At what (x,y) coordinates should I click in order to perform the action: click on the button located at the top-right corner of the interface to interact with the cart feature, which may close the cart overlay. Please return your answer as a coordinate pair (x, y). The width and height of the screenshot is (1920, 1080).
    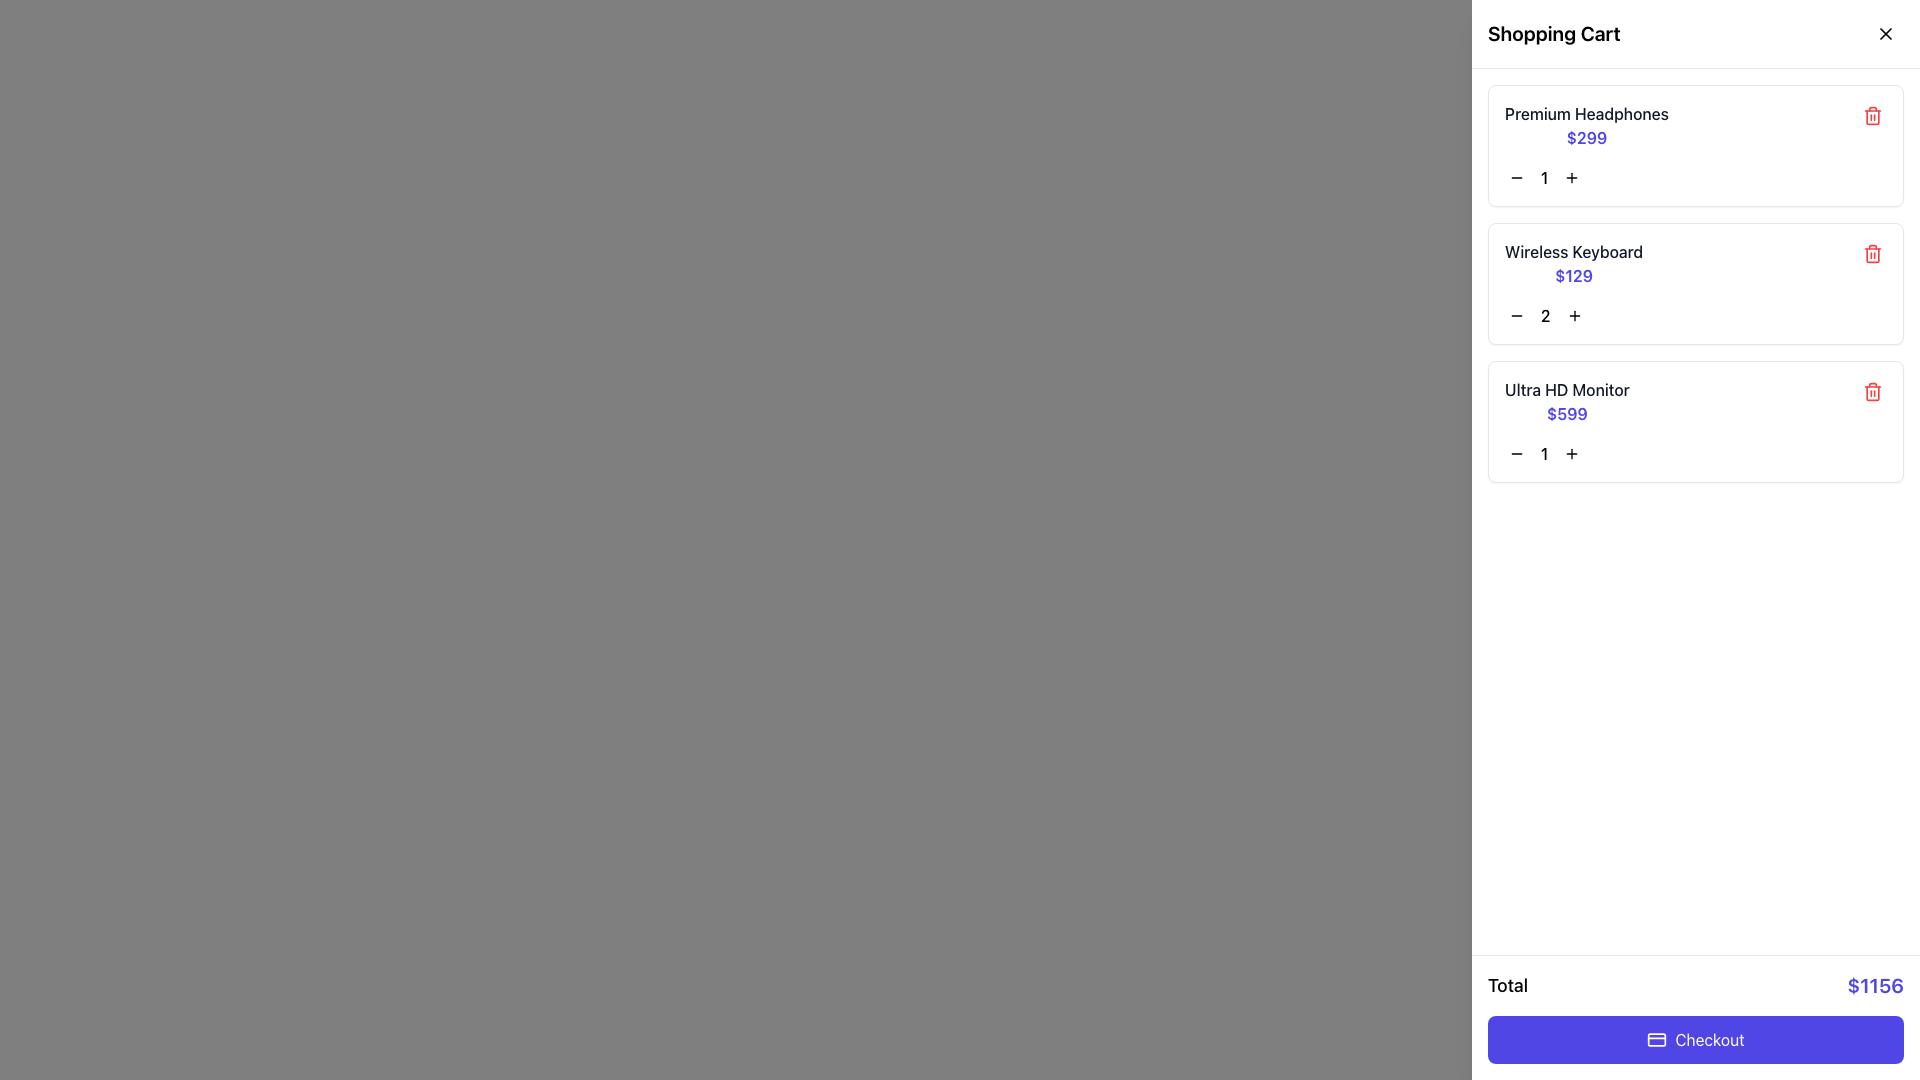
    Looking at the image, I should click on (1882, 35).